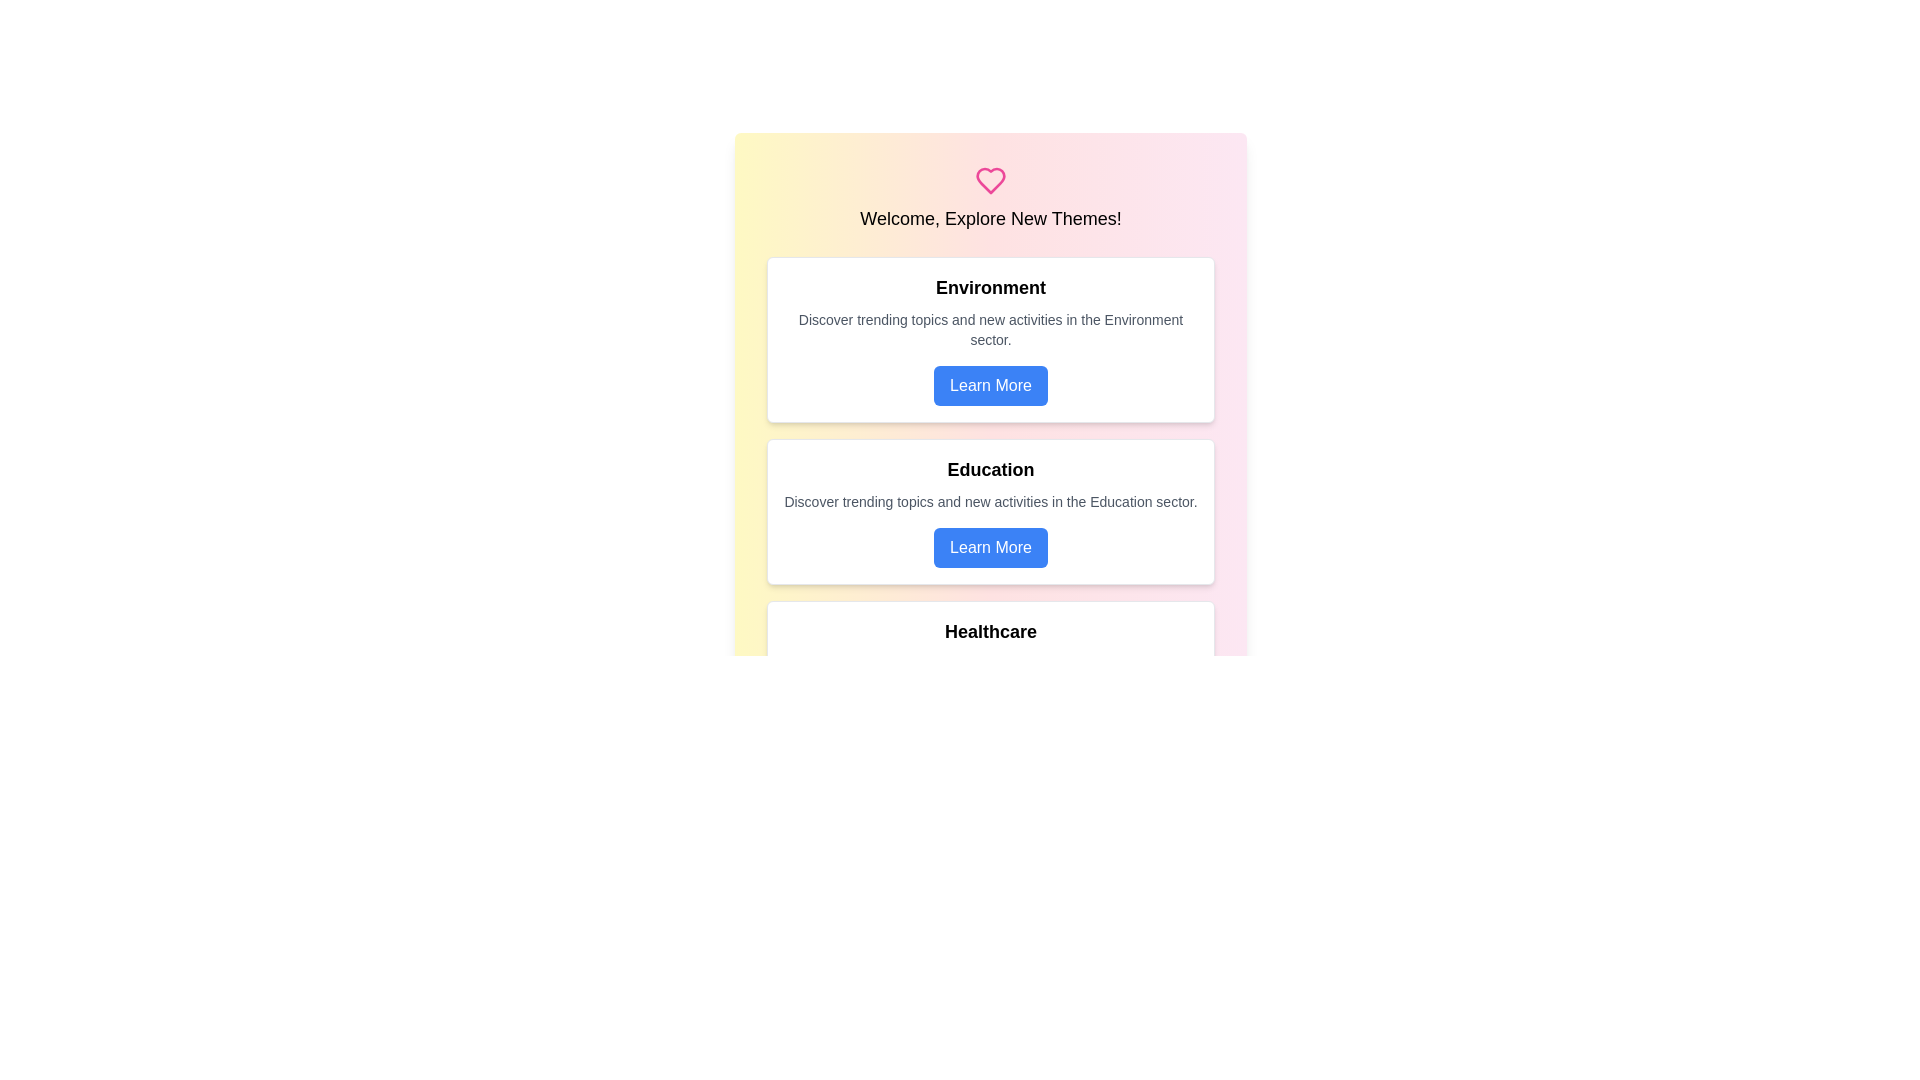 This screenshot has width=1920, height=1080. Describe the element at coordinates (990, 470) in the screenshot. I see `the text label displaying 'Education' which is bold and larger in font, positioned near the top of a card widget, visually separating it from other elements` at that location.